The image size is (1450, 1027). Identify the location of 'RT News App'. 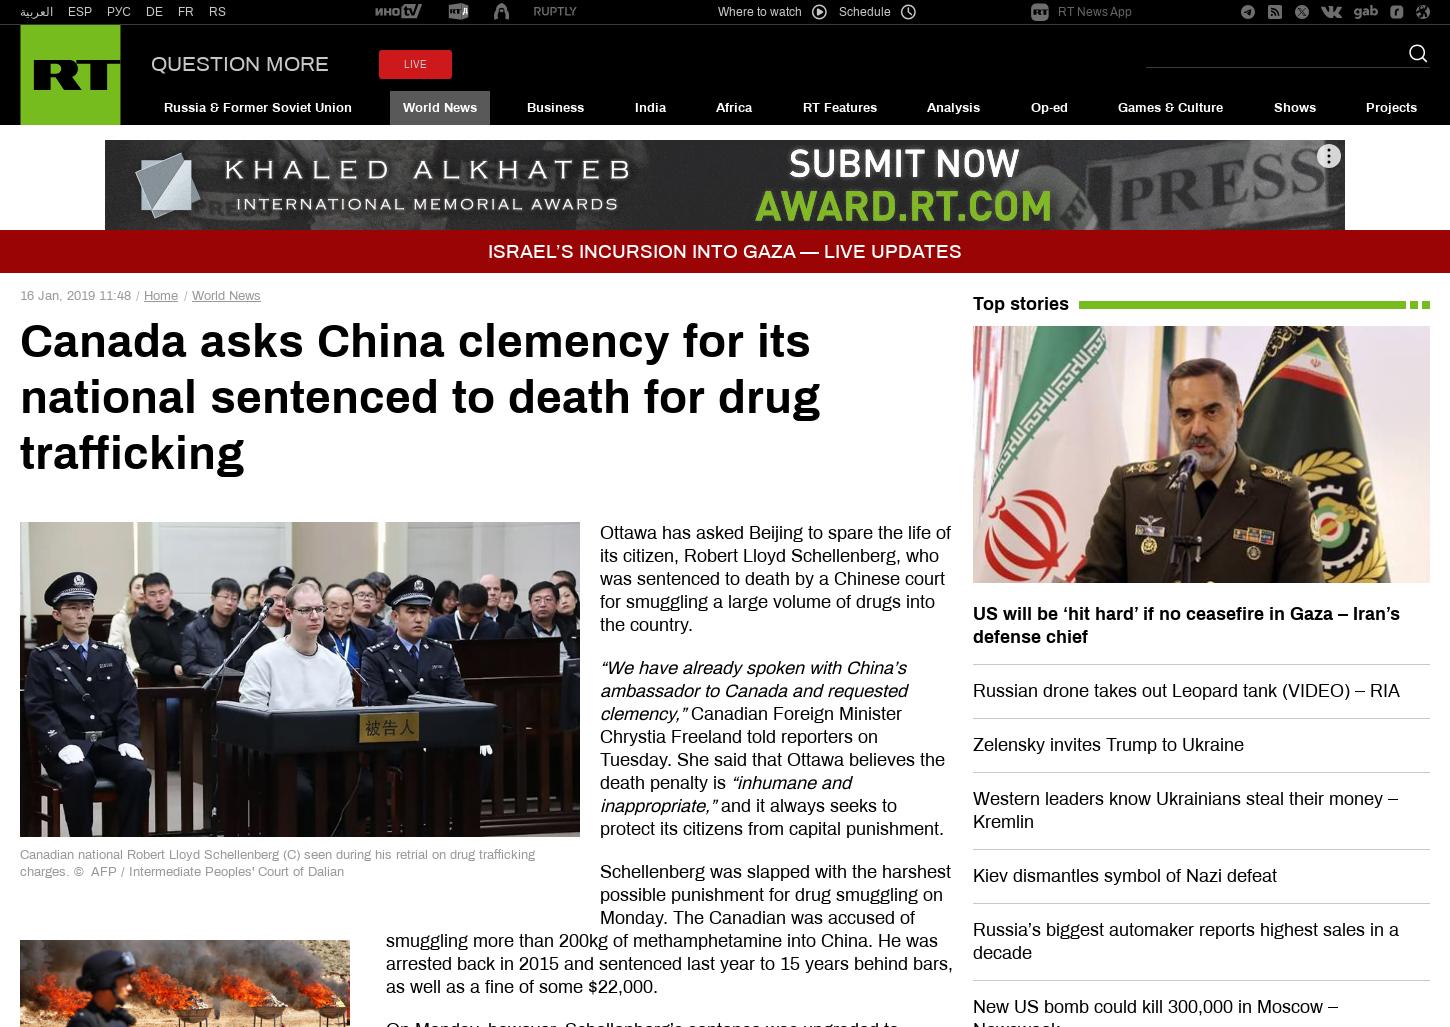
(1057, 12).